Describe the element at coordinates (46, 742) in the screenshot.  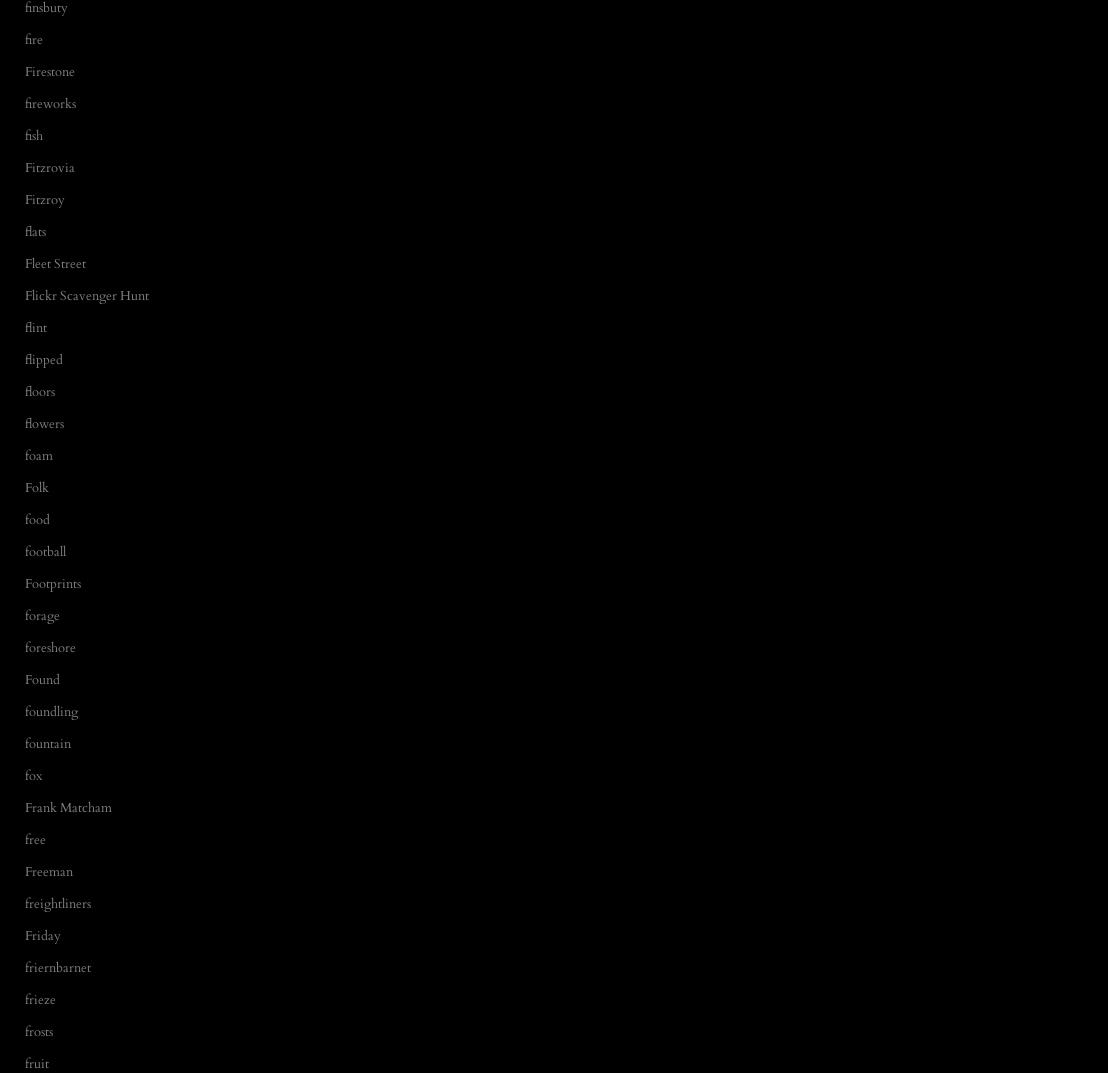
I see `'fountain'` at that location.